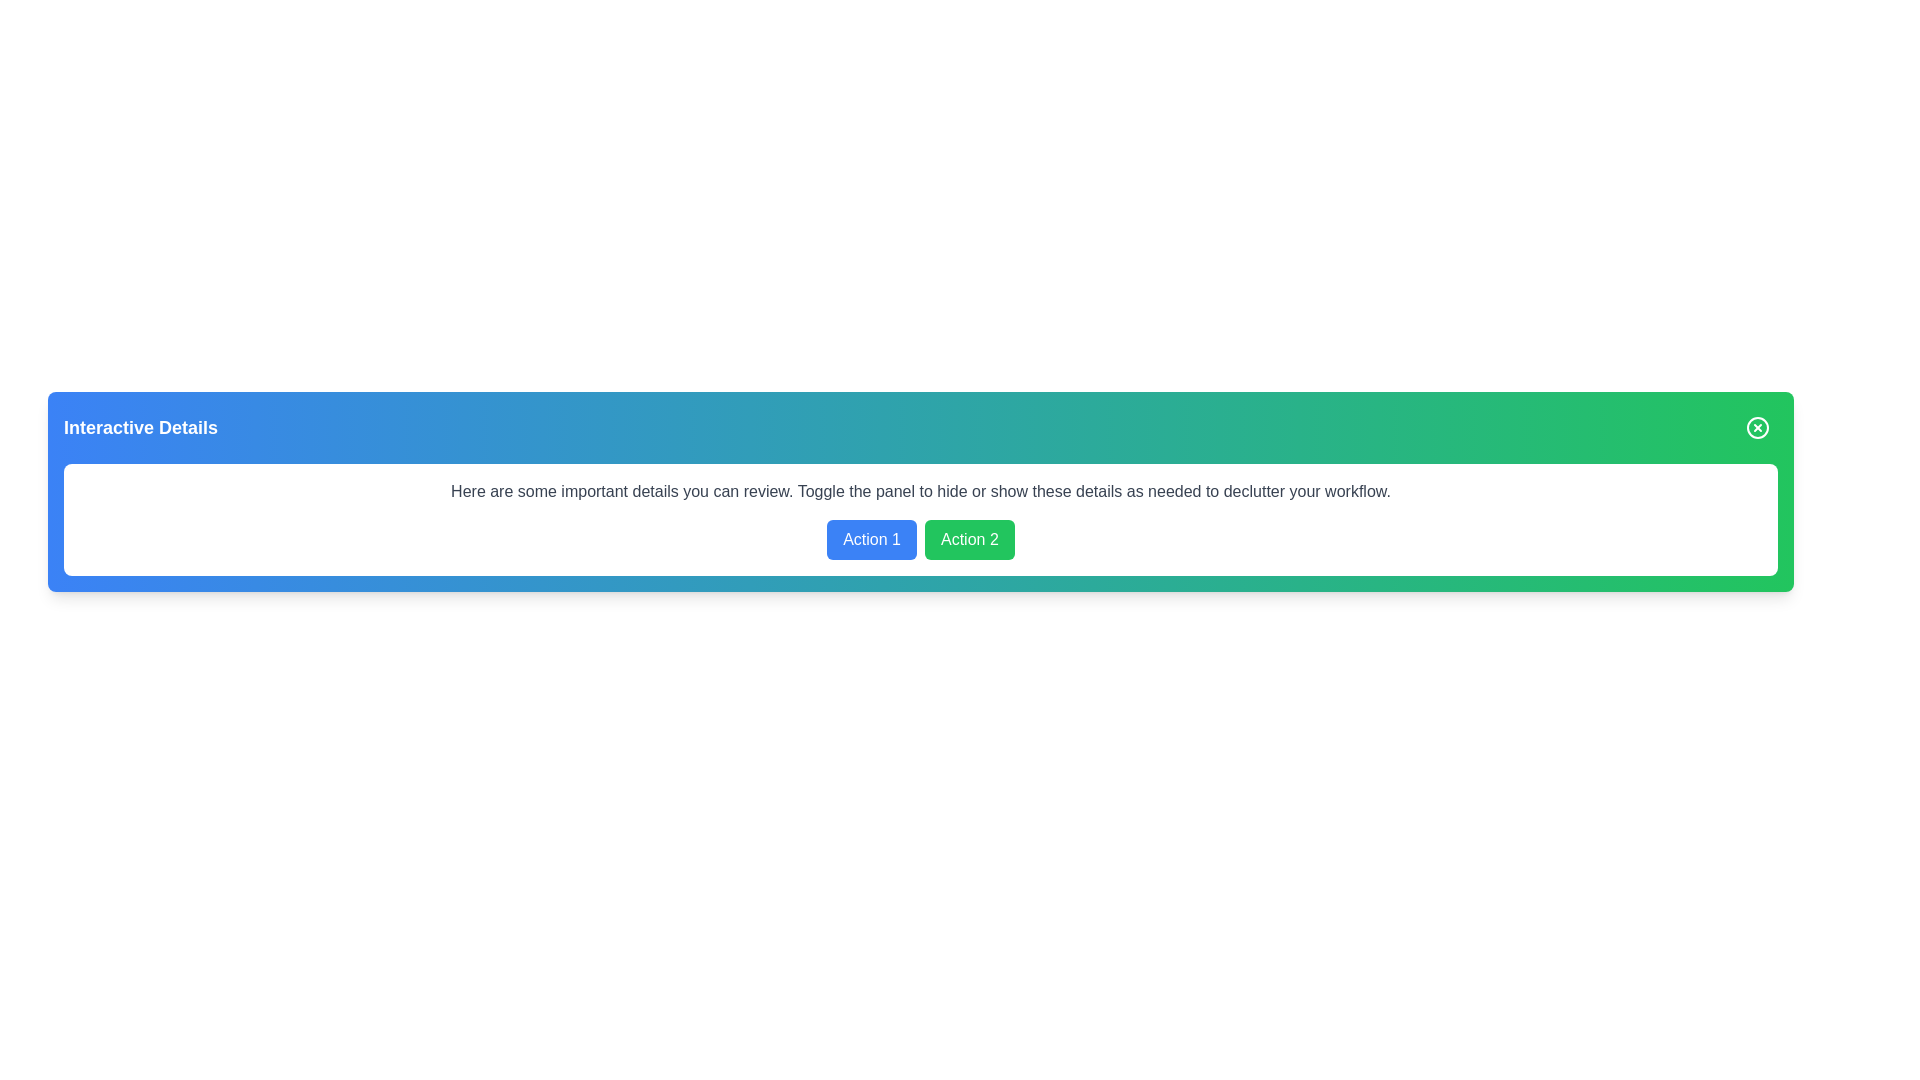 The width and height of the screenshot is (1920, 1080). What do you see at coordinates (1756, 427) in the screenshot?
I see `the SVG circle element which is part of the close or dismiss icon located in the top right corner of the panel` at bounding box center [1756, 427].